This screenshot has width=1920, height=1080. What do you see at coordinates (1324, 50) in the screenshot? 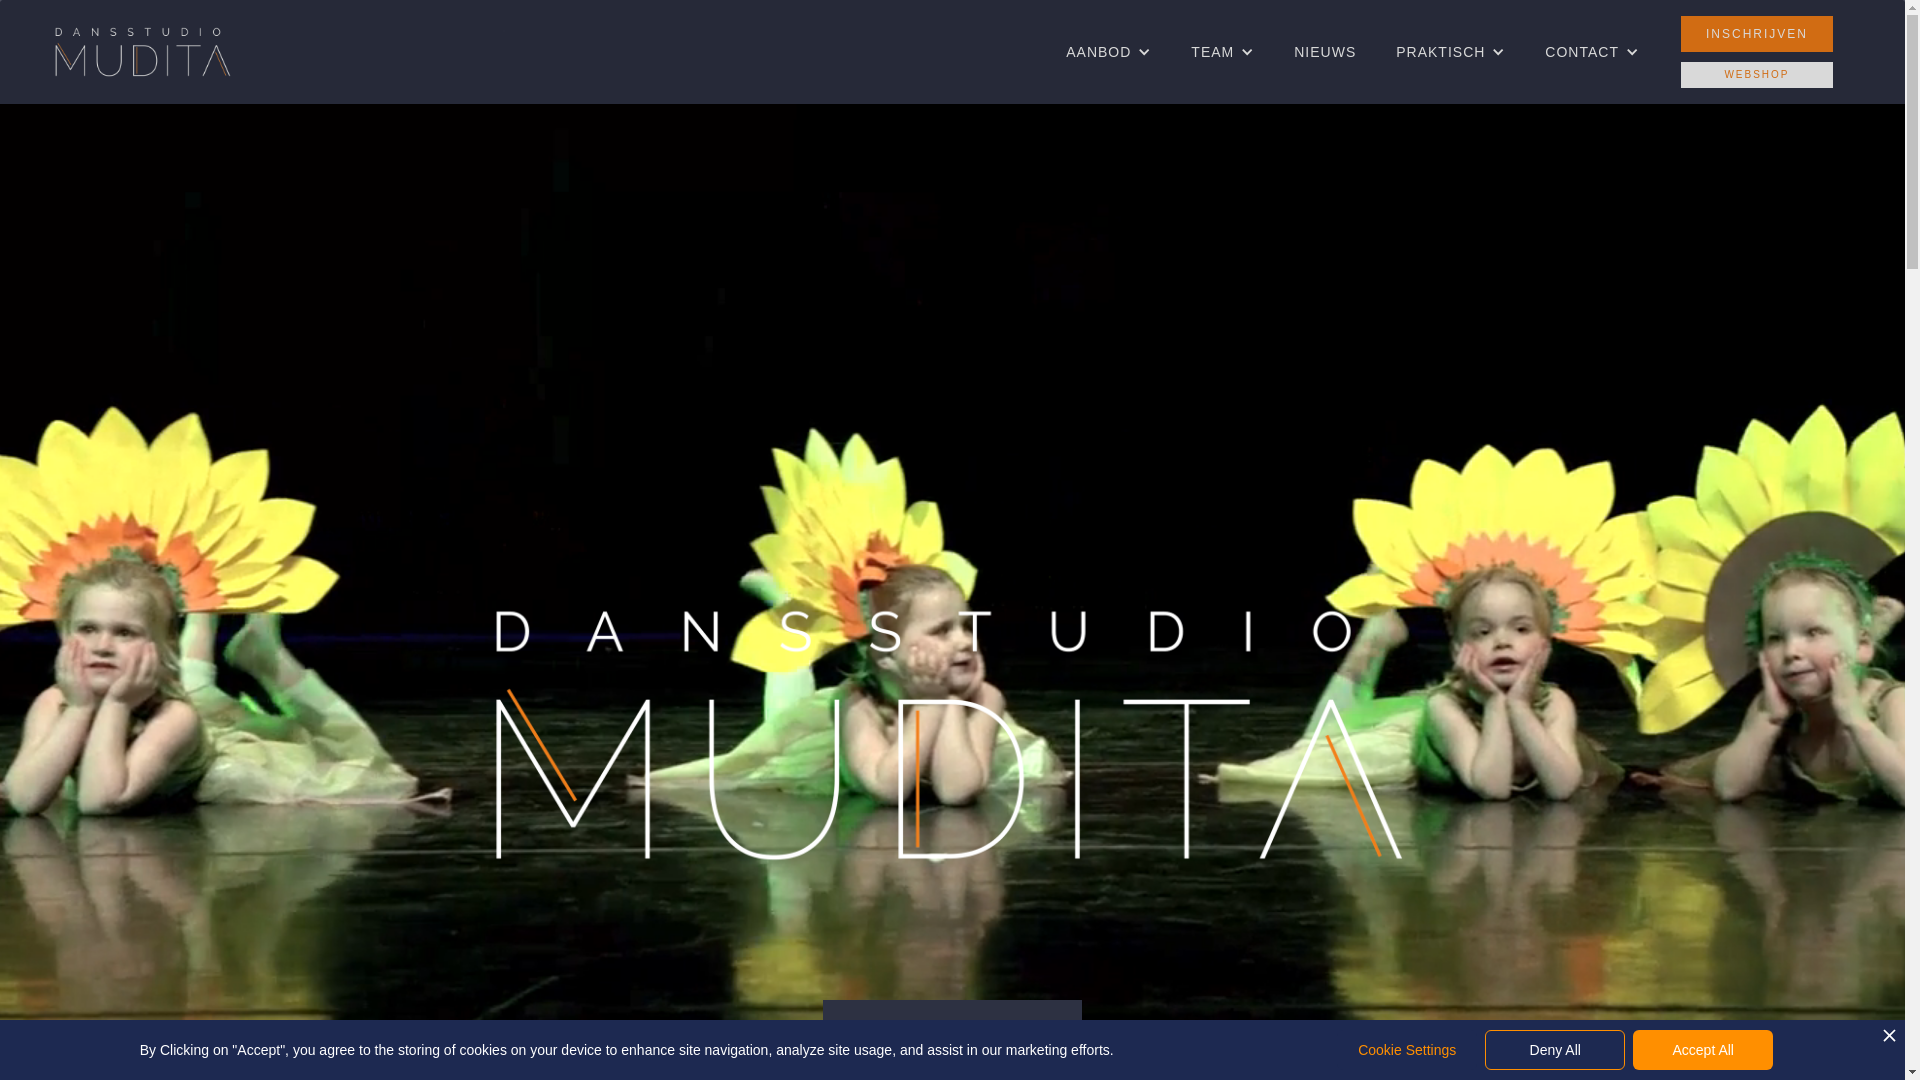
I see `'NIEUWS'` at bounding box center [1324, 50].